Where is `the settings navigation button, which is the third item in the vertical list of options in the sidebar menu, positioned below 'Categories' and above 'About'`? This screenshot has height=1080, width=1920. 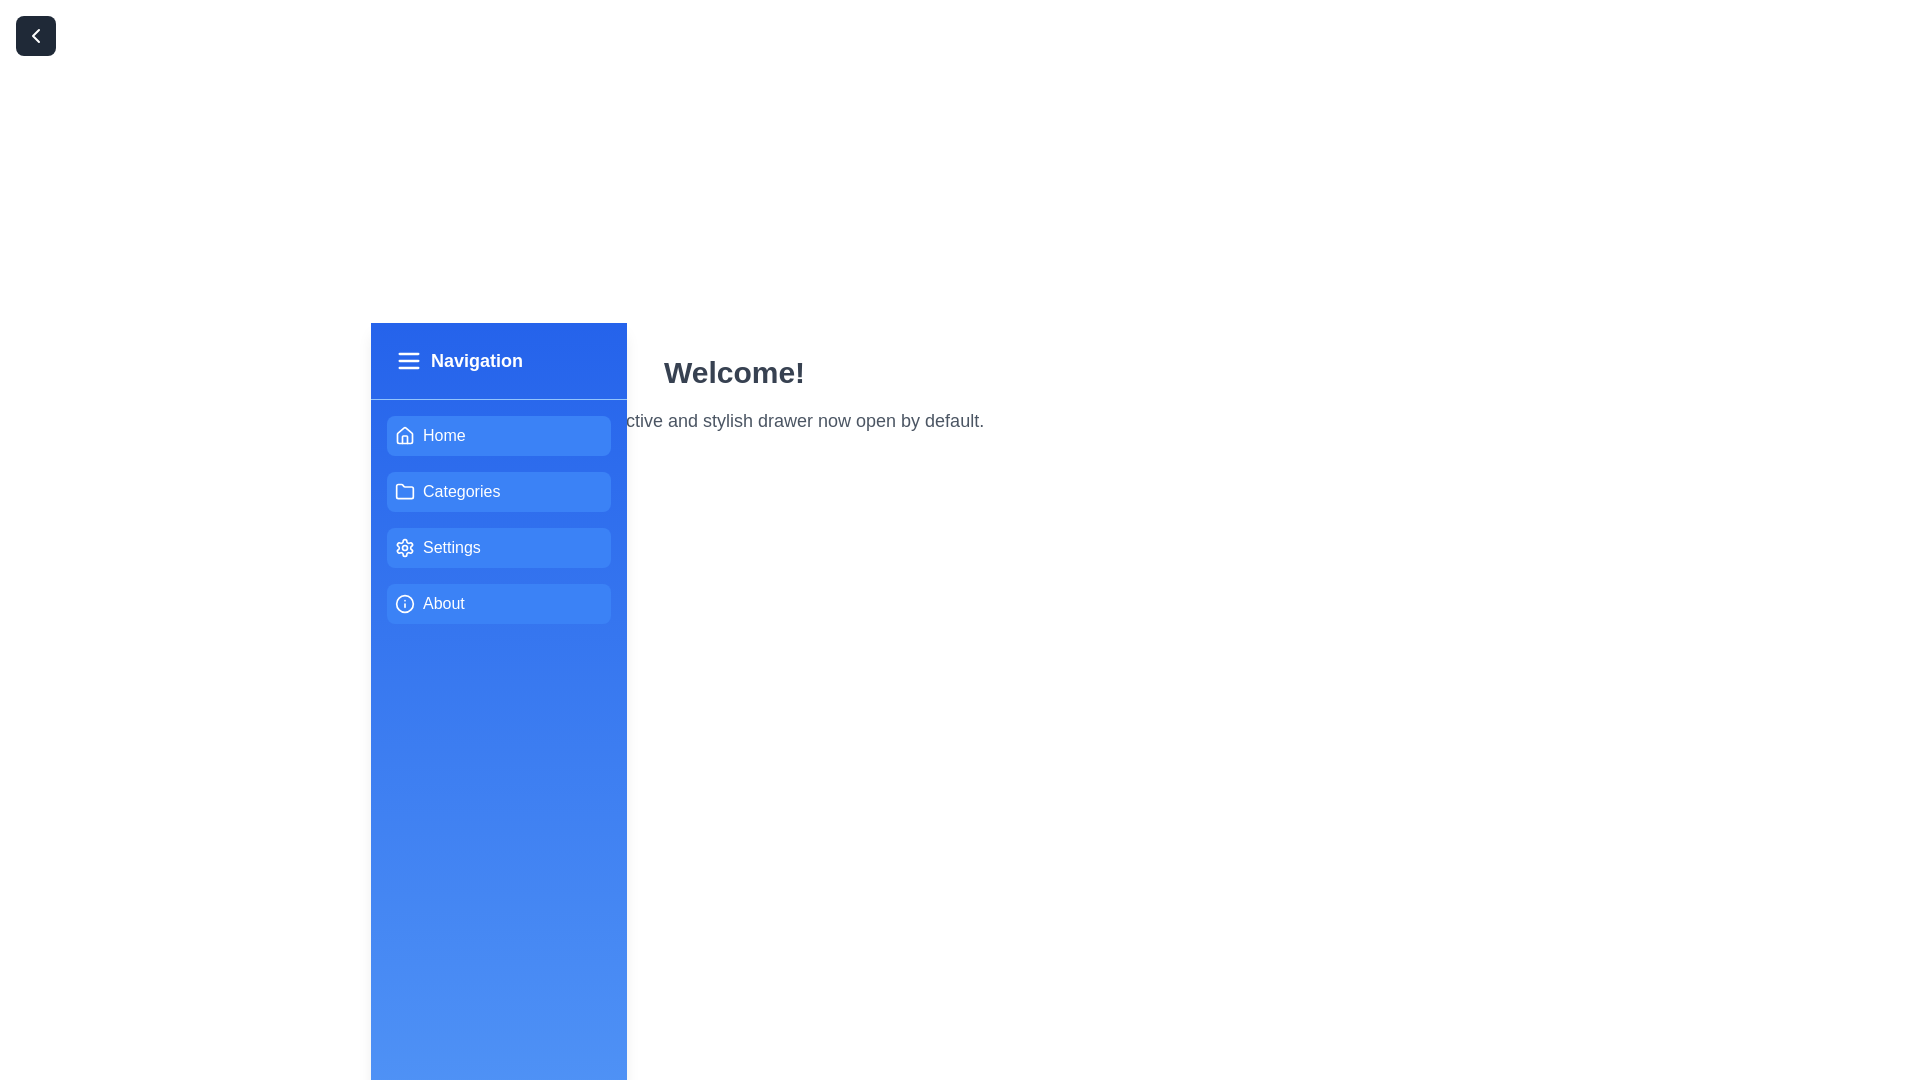 the settings navigation button, which is the third item in the vertical list of options in the sidebar menu, positioned below 'Categories' and above 'About' is located at coordinates (499, 547).